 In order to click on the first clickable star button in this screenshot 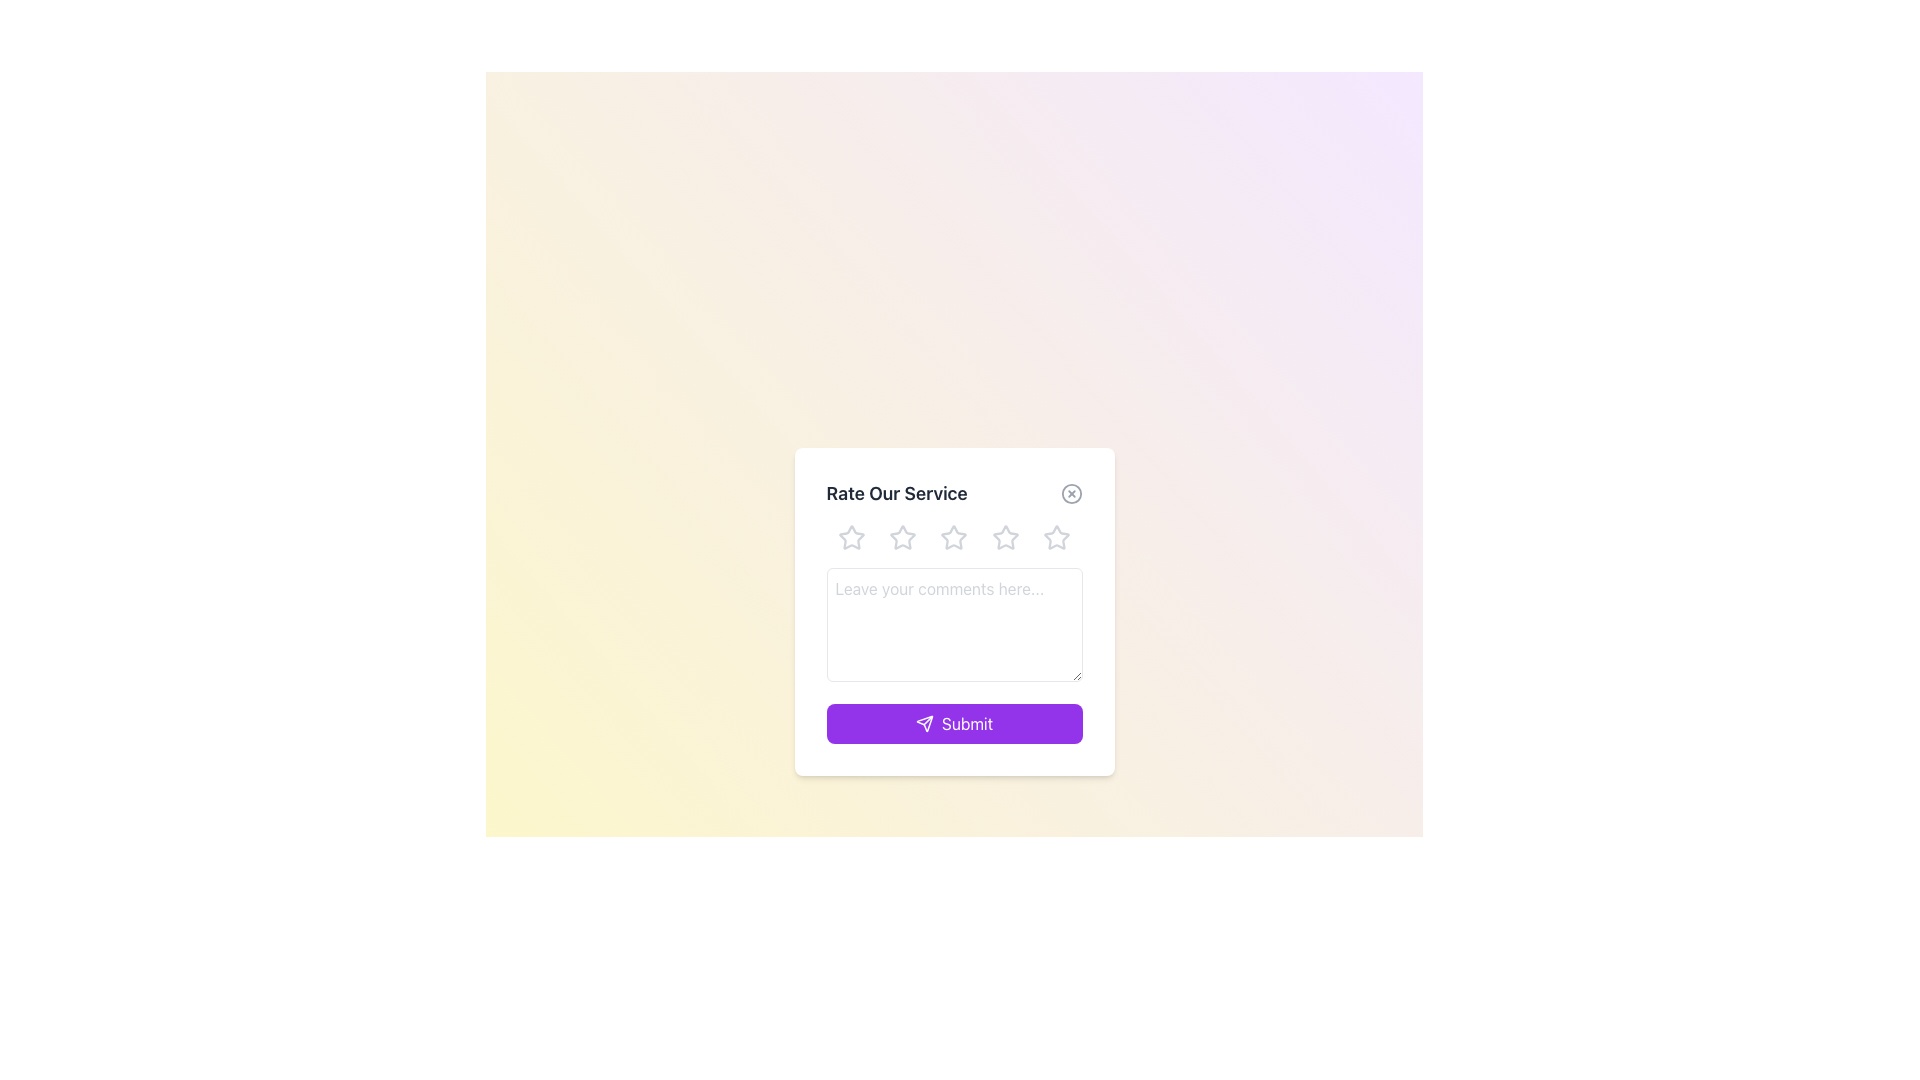, I will do `click(851, 536)`.